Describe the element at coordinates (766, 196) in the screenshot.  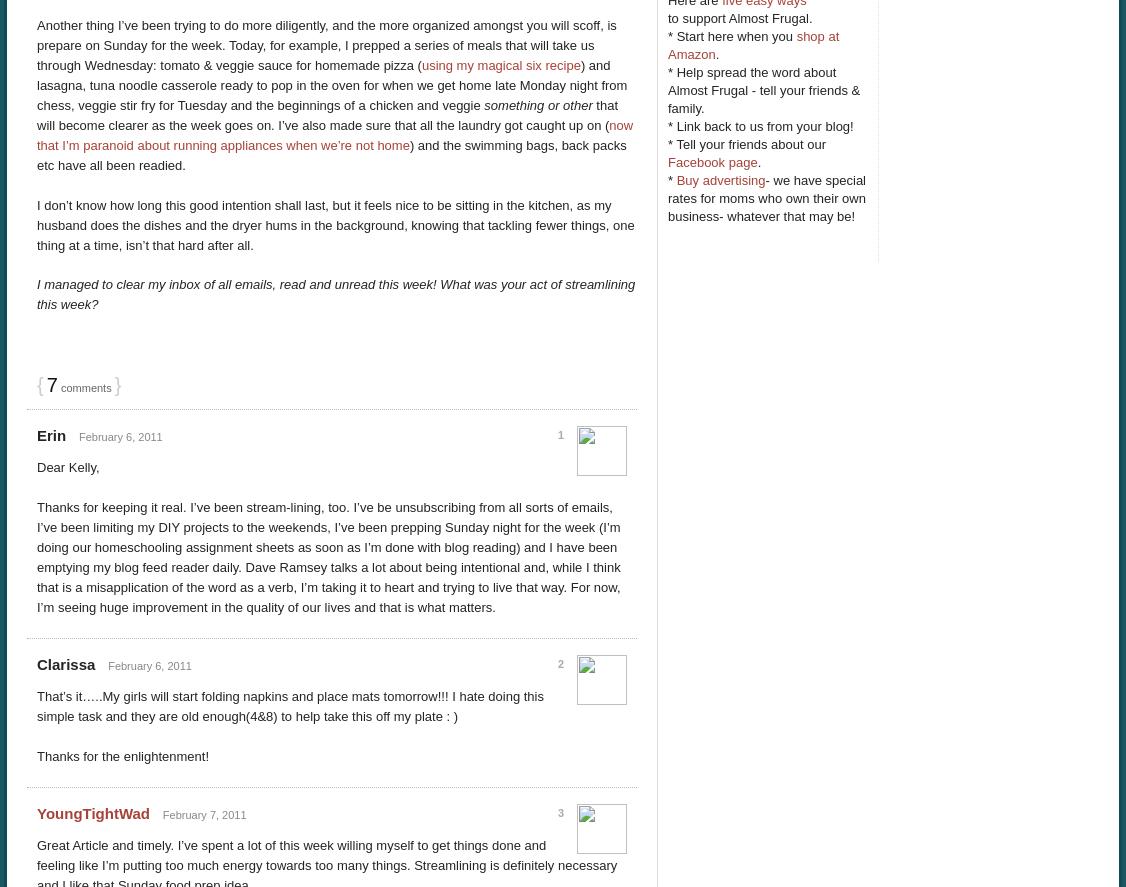
I see `'- we have special rates for moms who own their own business- whatever that may be!'` at that location.